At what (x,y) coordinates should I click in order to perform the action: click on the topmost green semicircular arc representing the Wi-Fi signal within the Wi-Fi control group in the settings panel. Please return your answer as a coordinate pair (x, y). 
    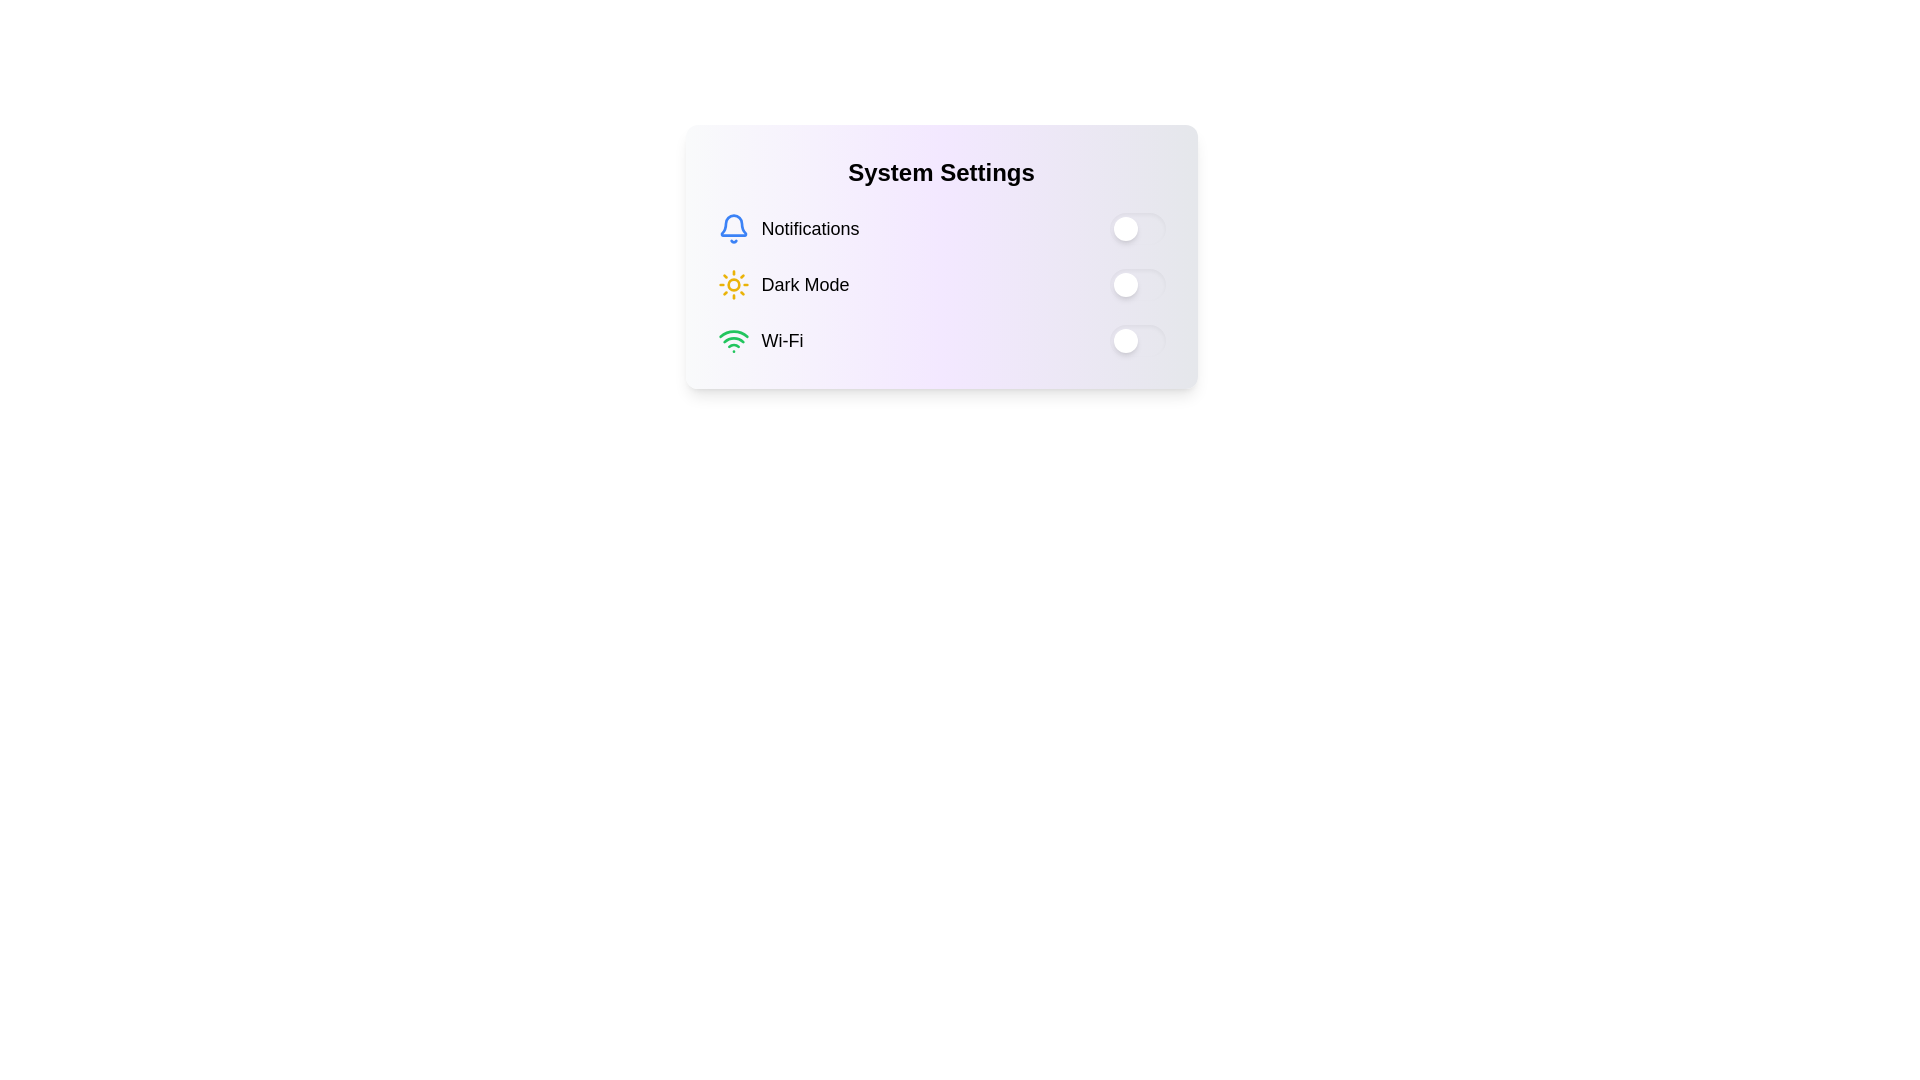
    Looking at the image, I should click on (732, 333).